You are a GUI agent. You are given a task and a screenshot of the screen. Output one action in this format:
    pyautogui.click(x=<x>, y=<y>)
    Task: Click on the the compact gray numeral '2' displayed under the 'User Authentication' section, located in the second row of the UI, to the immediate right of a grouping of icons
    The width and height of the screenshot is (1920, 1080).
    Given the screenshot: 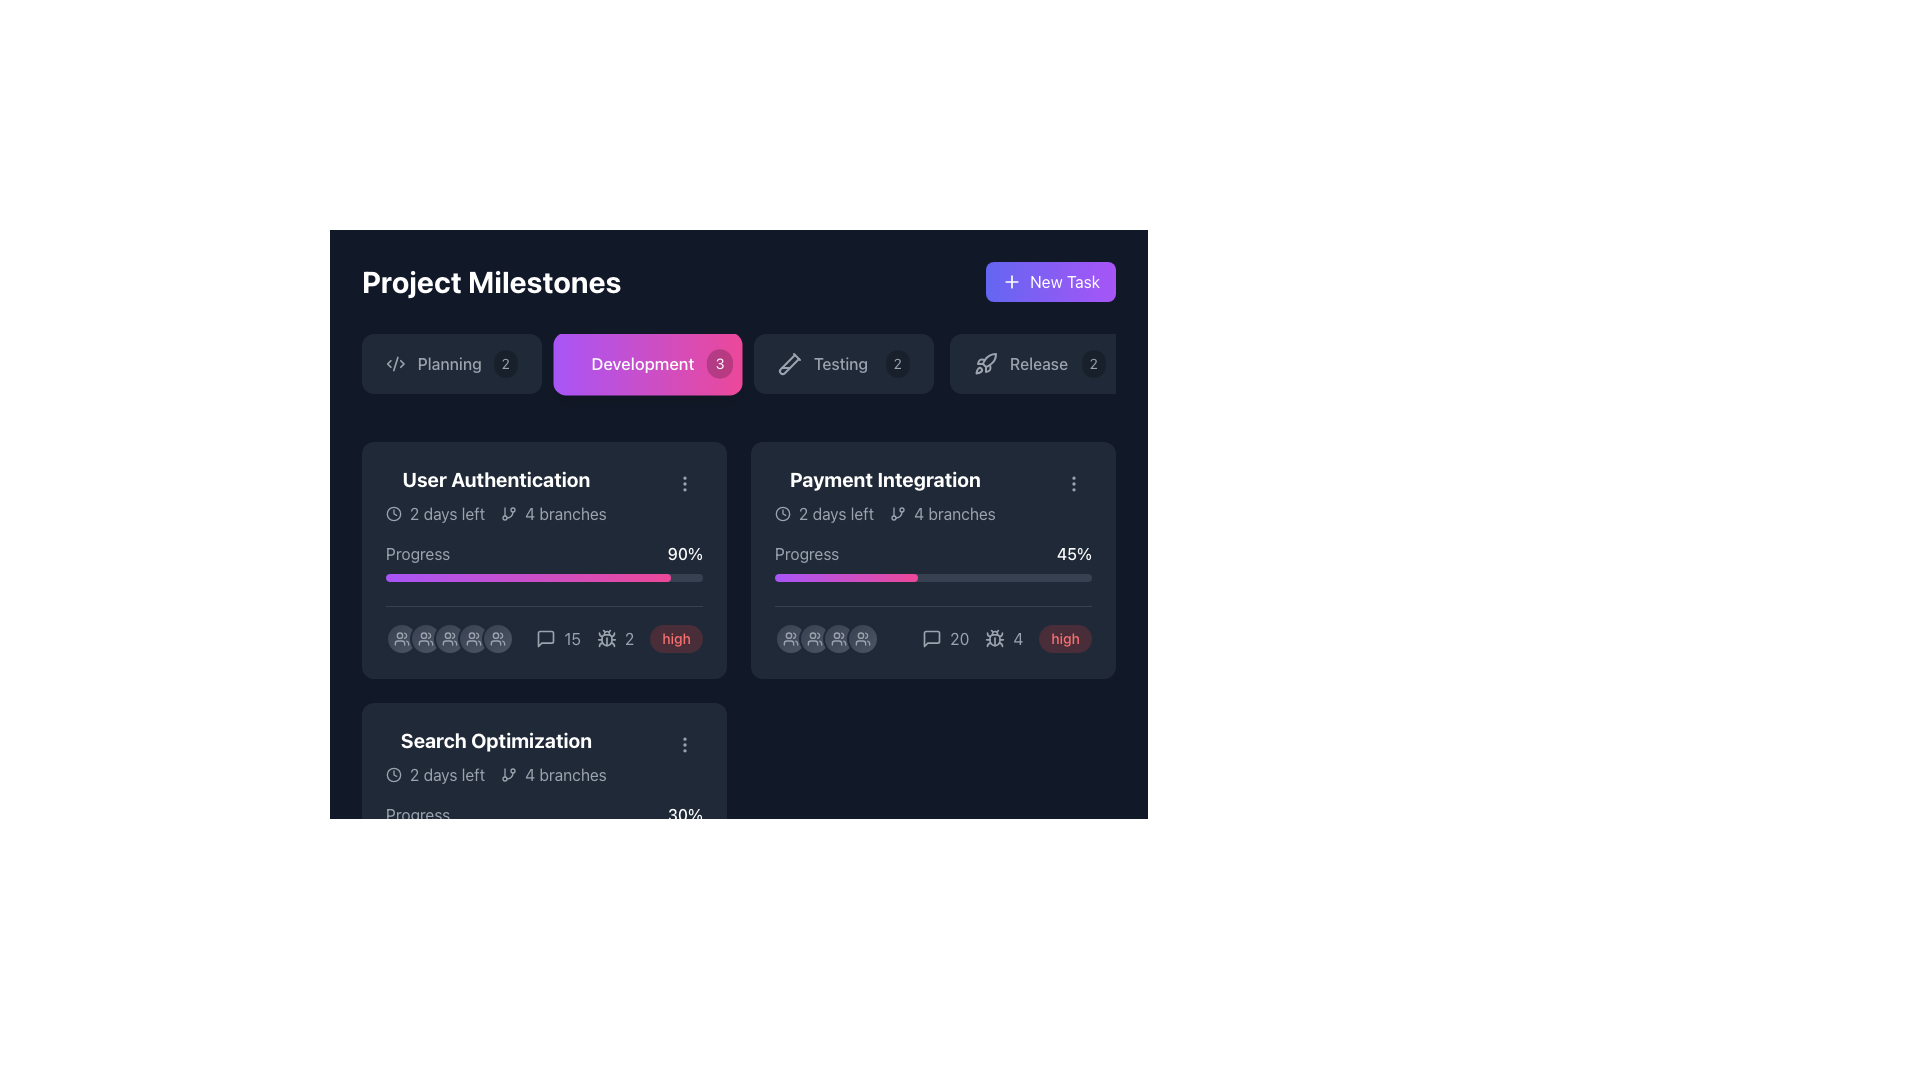 What is the action you would take?
    pyautogui.click(x=628, y=639)
    